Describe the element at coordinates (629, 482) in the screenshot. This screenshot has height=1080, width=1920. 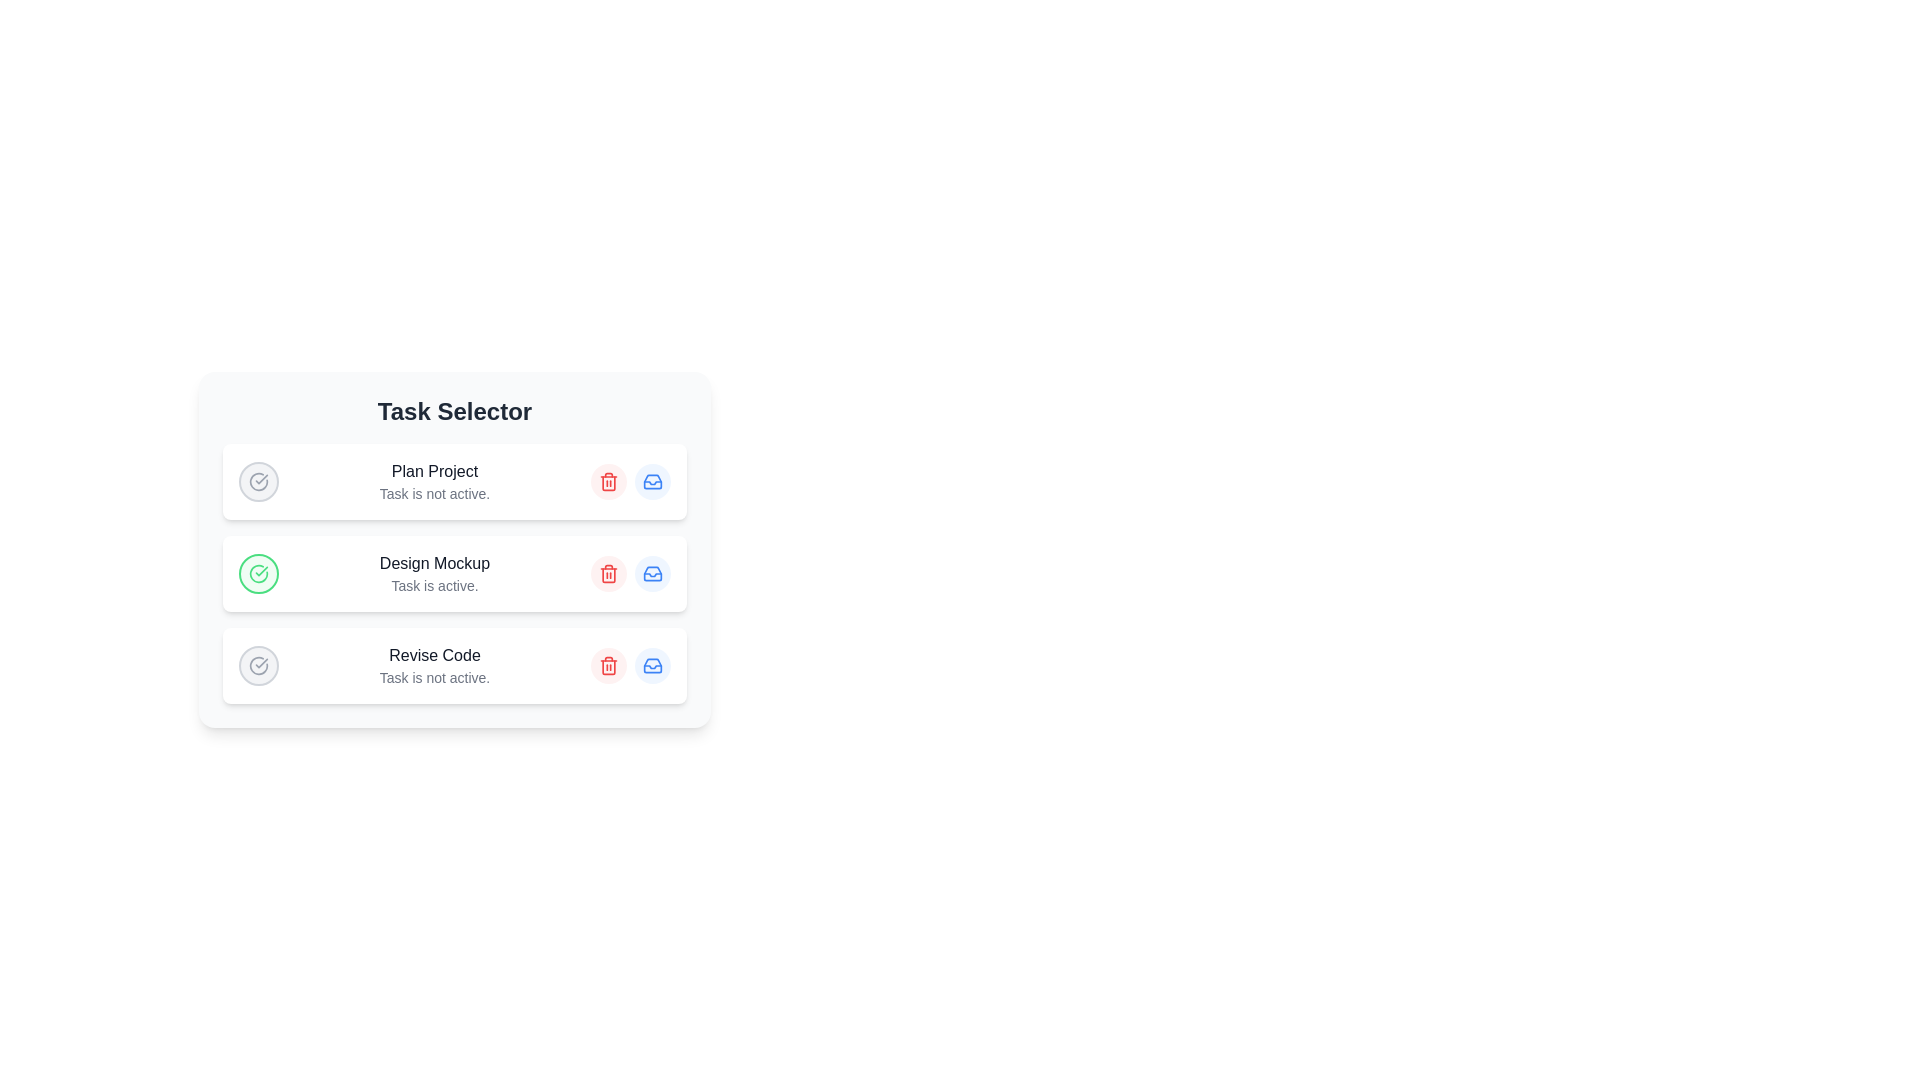
I see `the group of two buttons in the upper-right corner of the 'Plan Project' card` at that location.